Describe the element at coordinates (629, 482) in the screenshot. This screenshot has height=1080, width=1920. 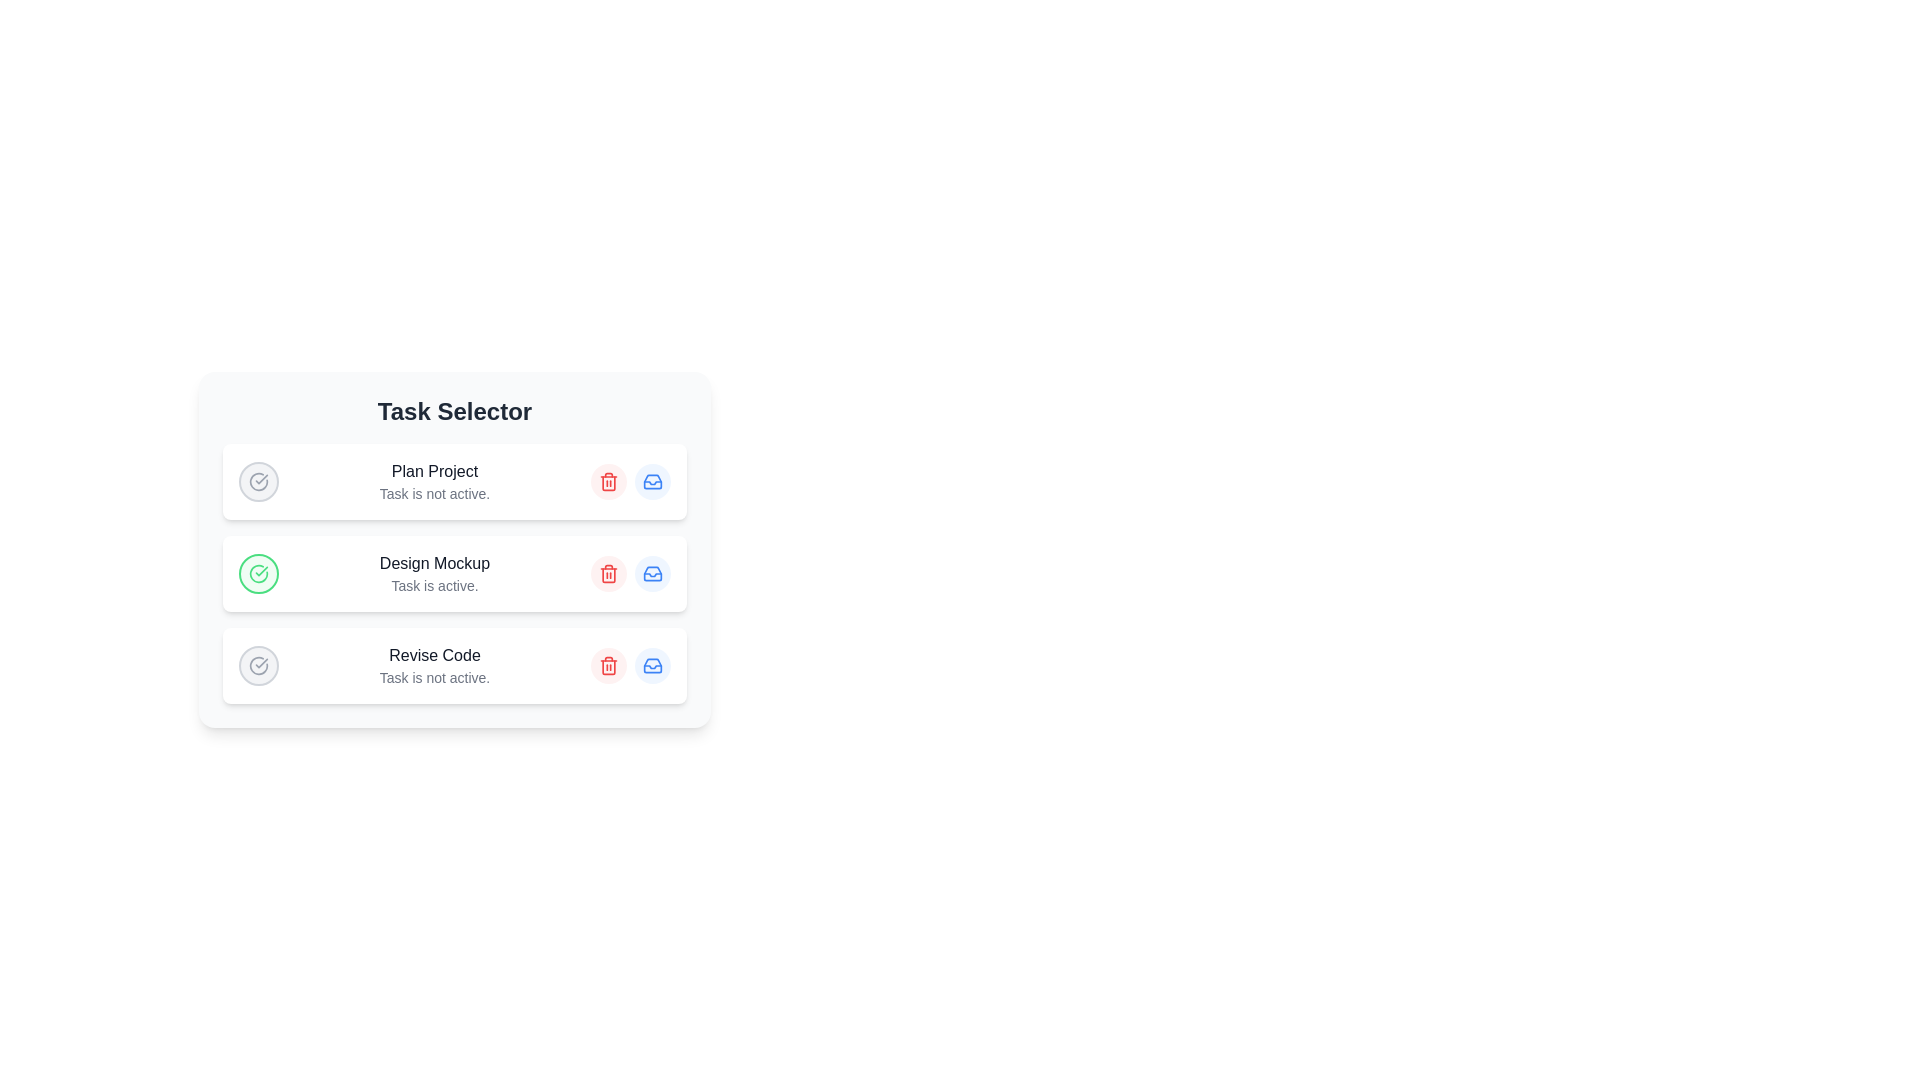
I see `the group of two buttons in the upper-right corner of the 'Plan Project' card` at that location.